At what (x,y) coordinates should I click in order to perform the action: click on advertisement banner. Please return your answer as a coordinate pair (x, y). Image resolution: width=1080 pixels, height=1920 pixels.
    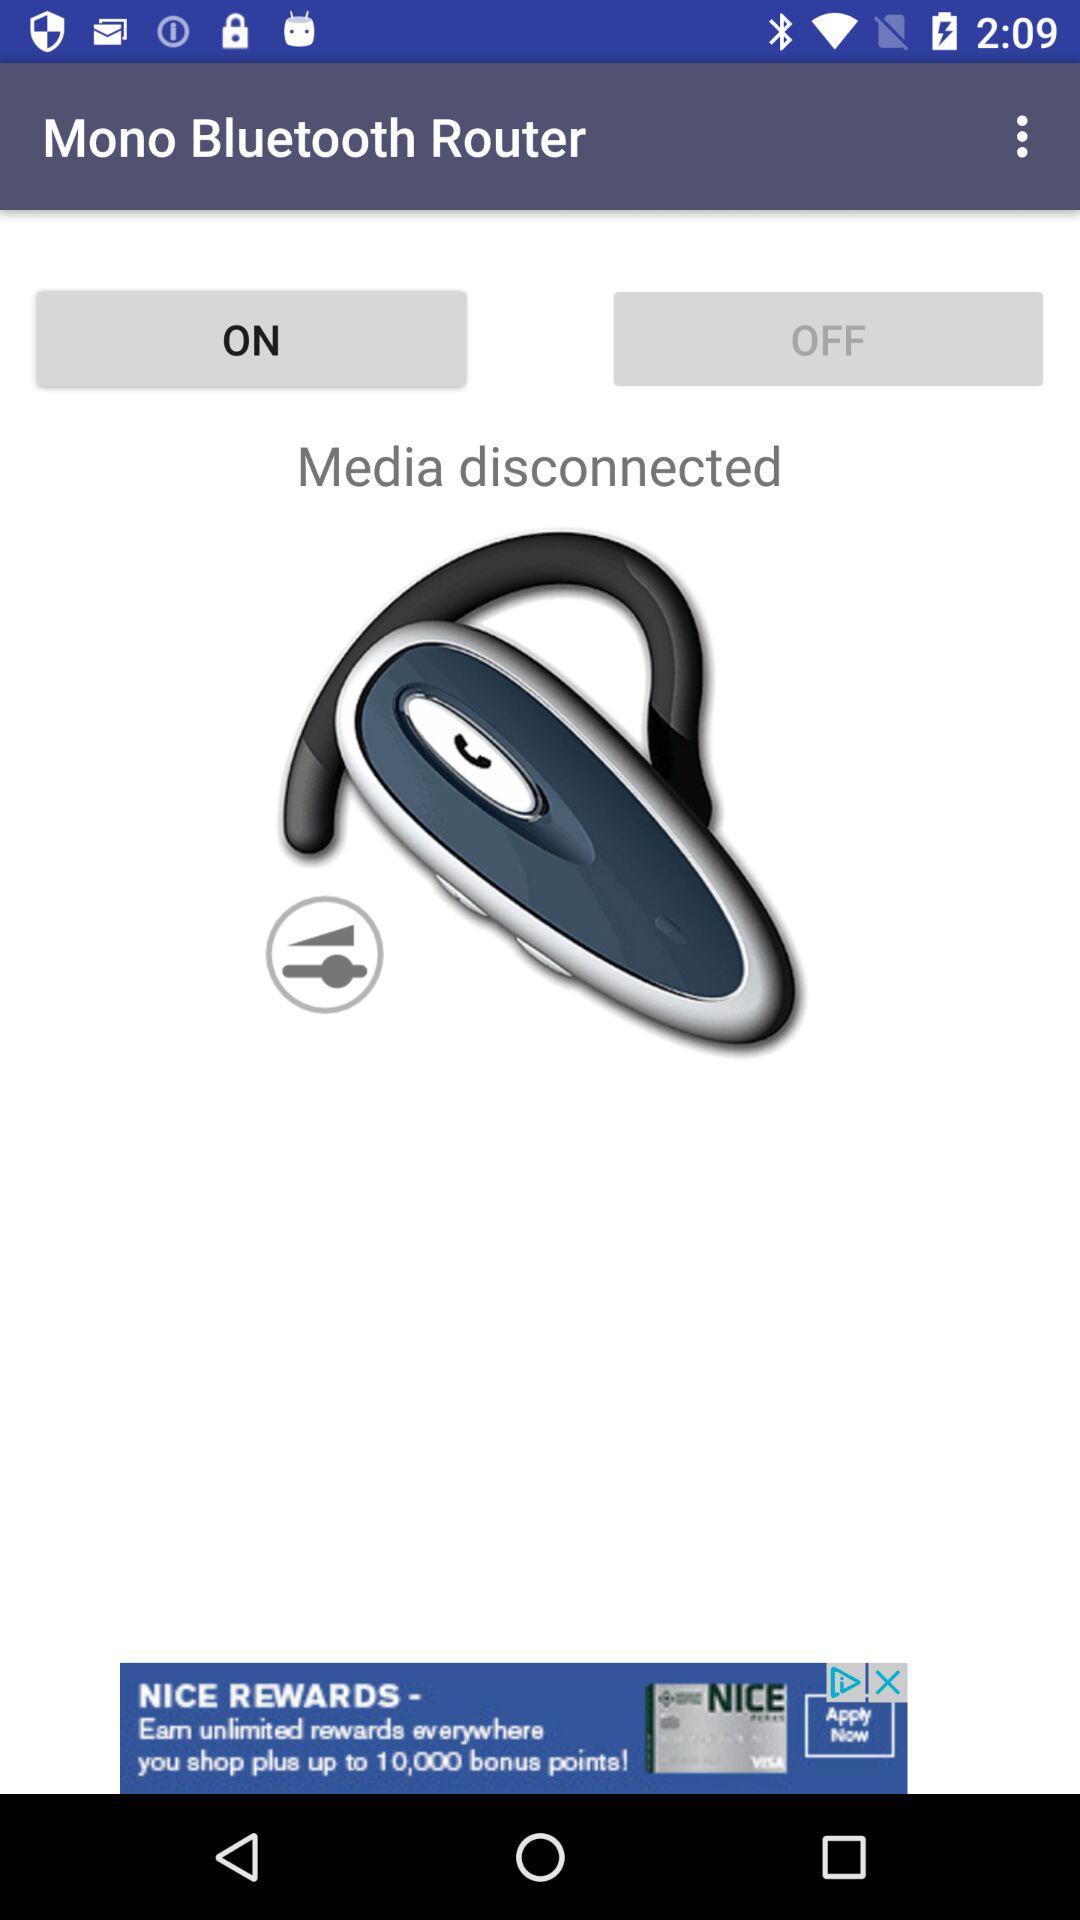
    Looking at the image, I should click on (540, 1727).